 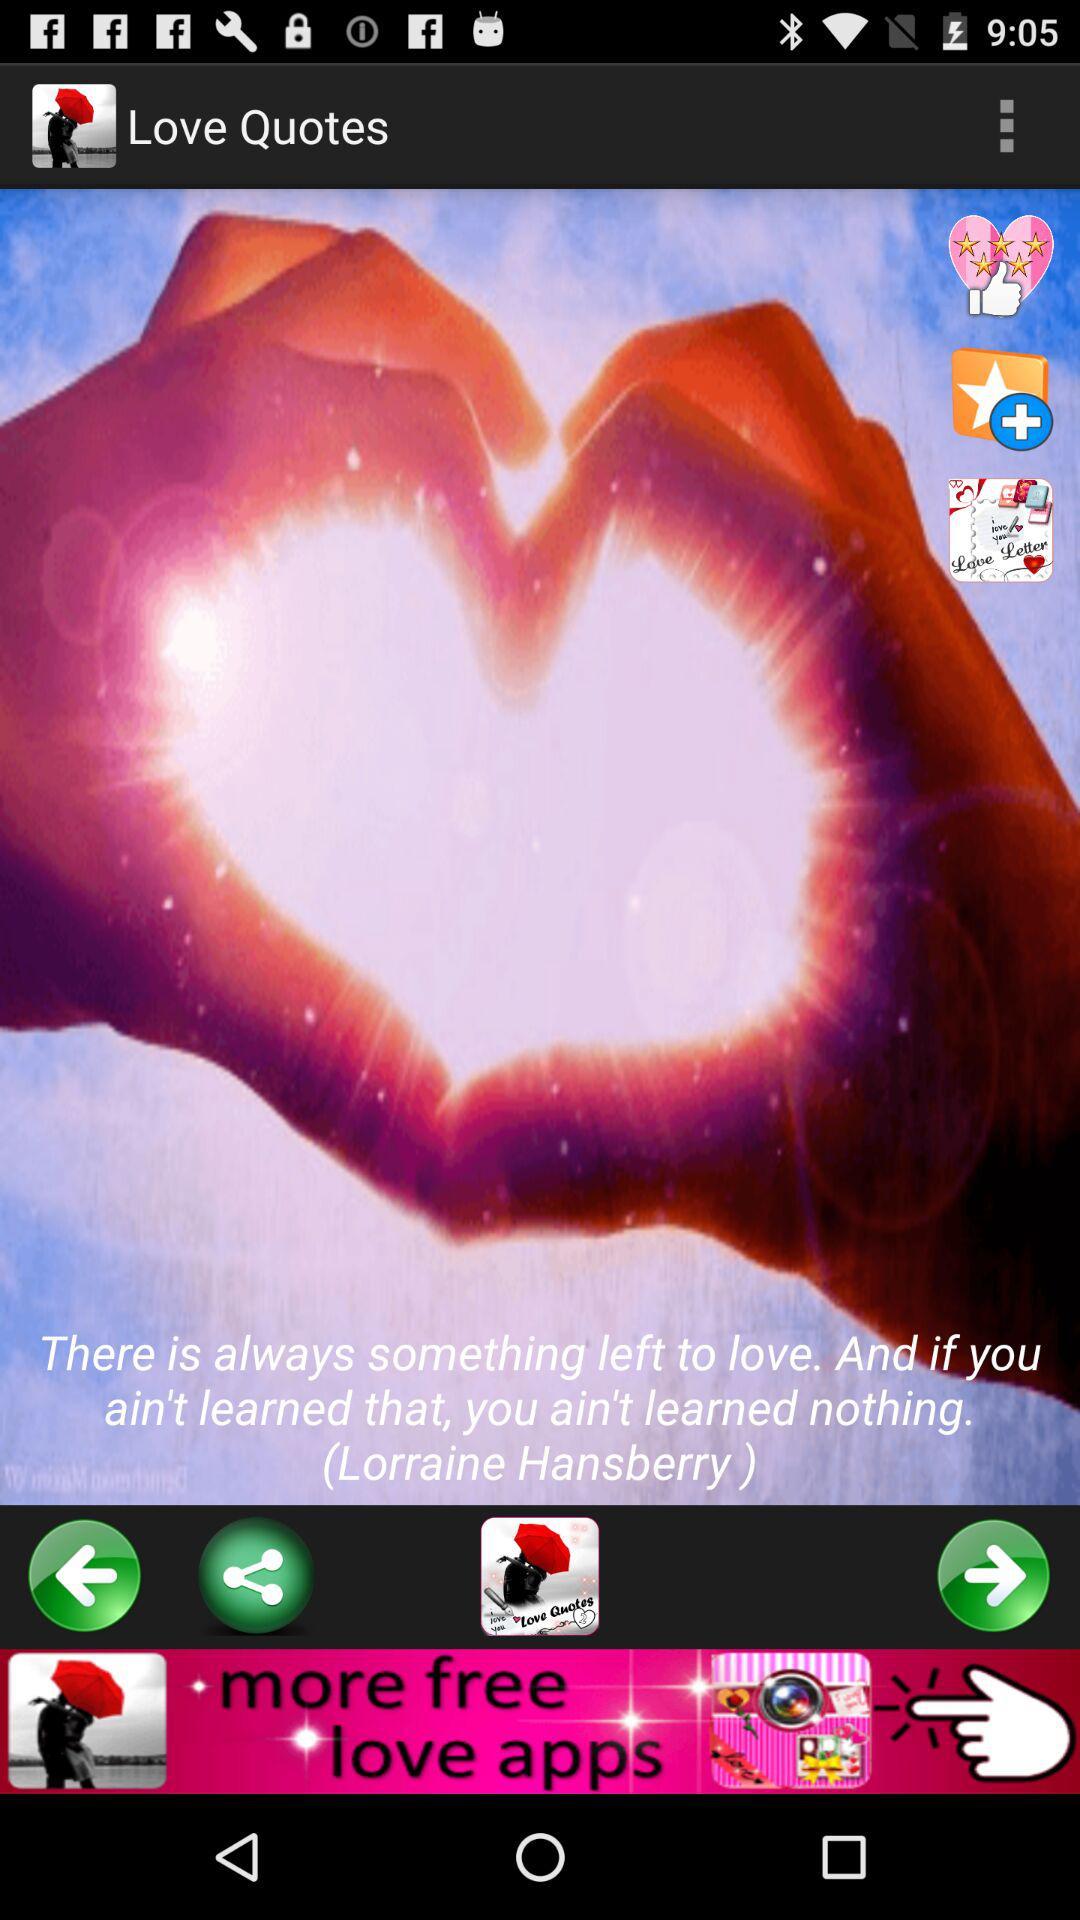 I want to click on icon above there is always button, so click(x=1006, y=124).